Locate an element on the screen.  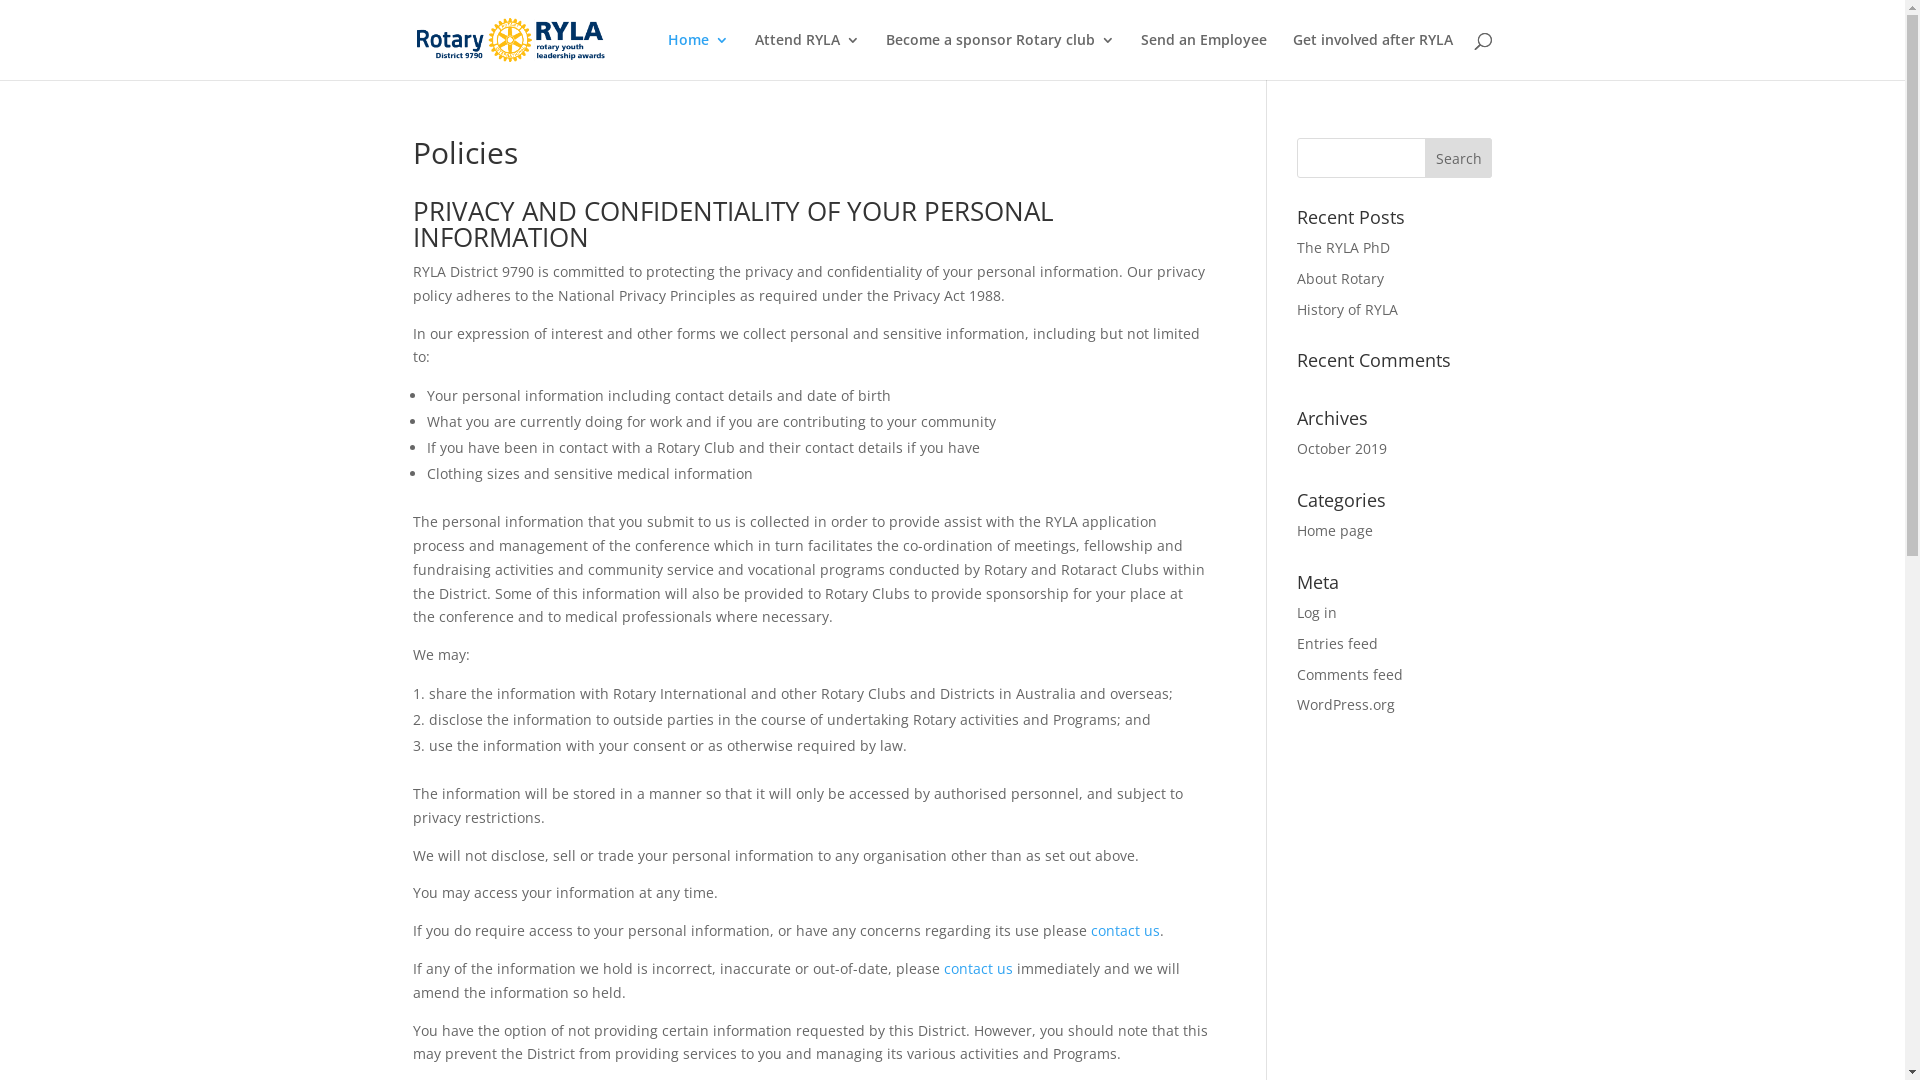
'History of RYLA' is located at coordinates (1347, 309).